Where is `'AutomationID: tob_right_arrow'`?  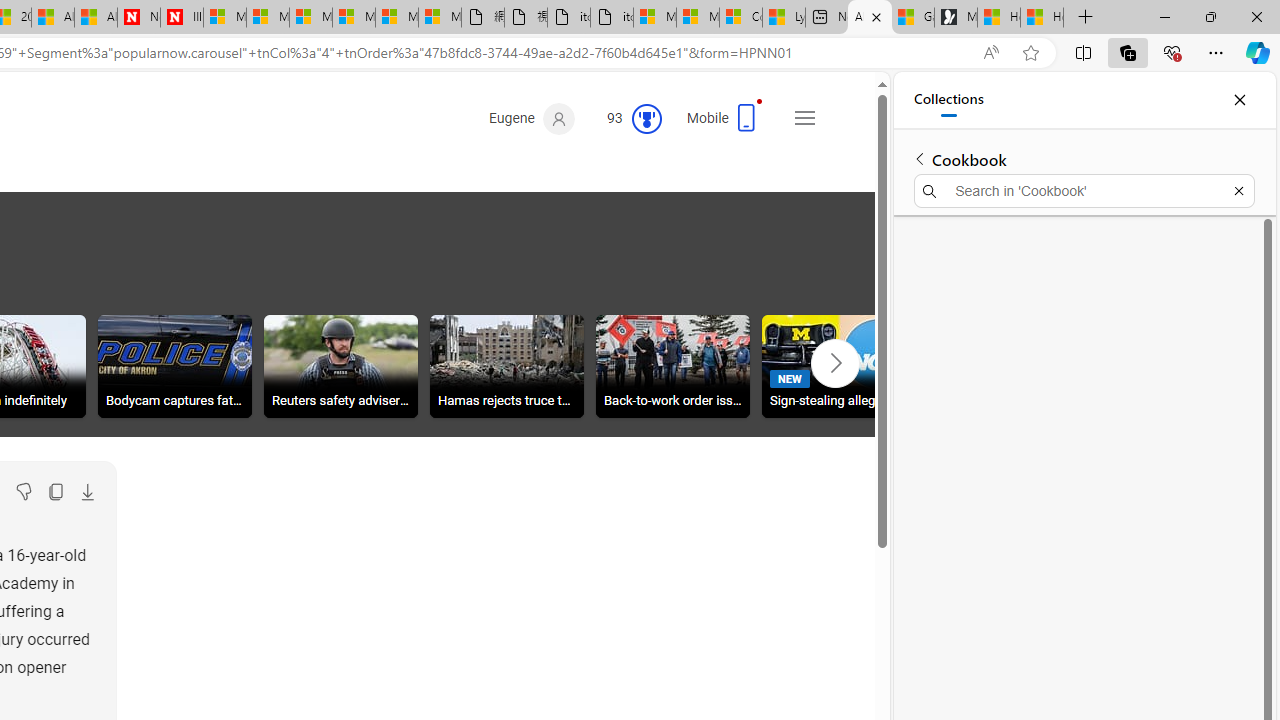 'AutomationID: tob_right_arrow' is located at coordinates (835, 363).